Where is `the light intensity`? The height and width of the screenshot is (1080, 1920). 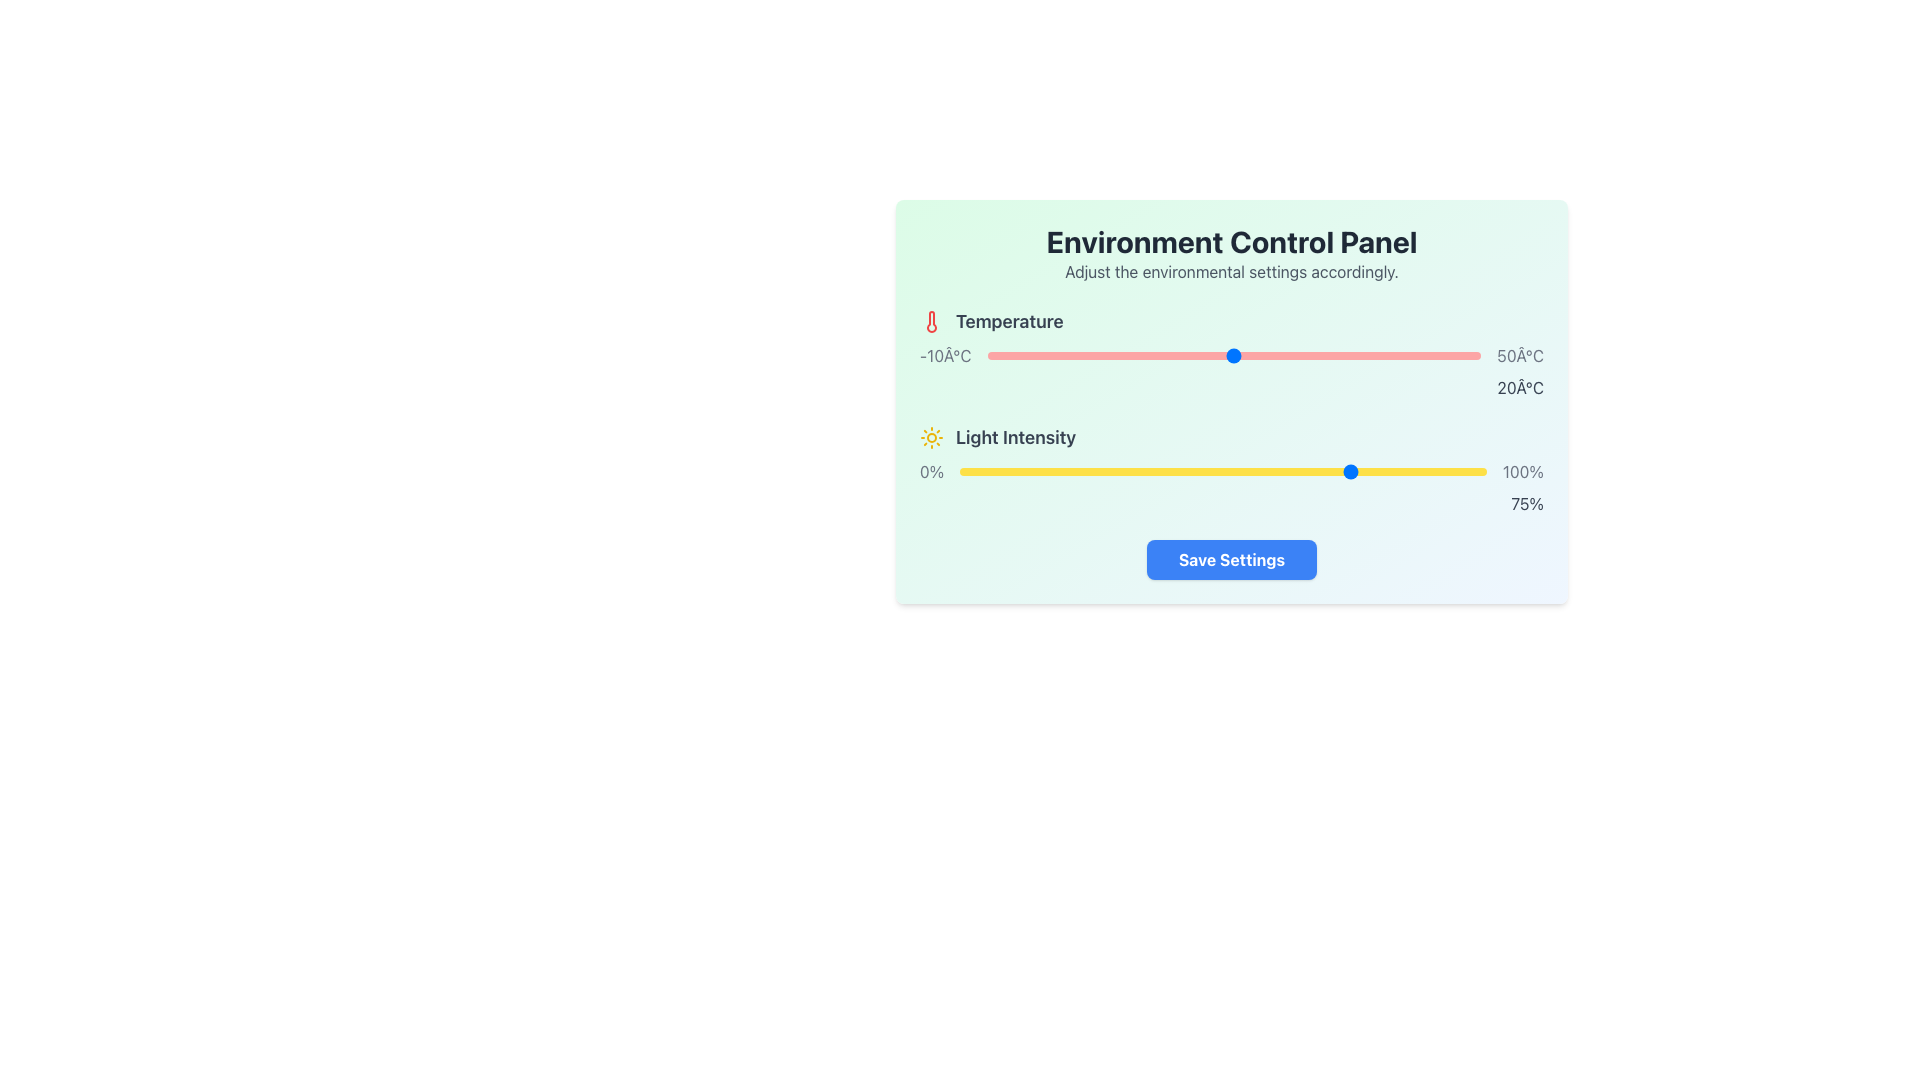
the light intensity is located at coordinates (960, 471).